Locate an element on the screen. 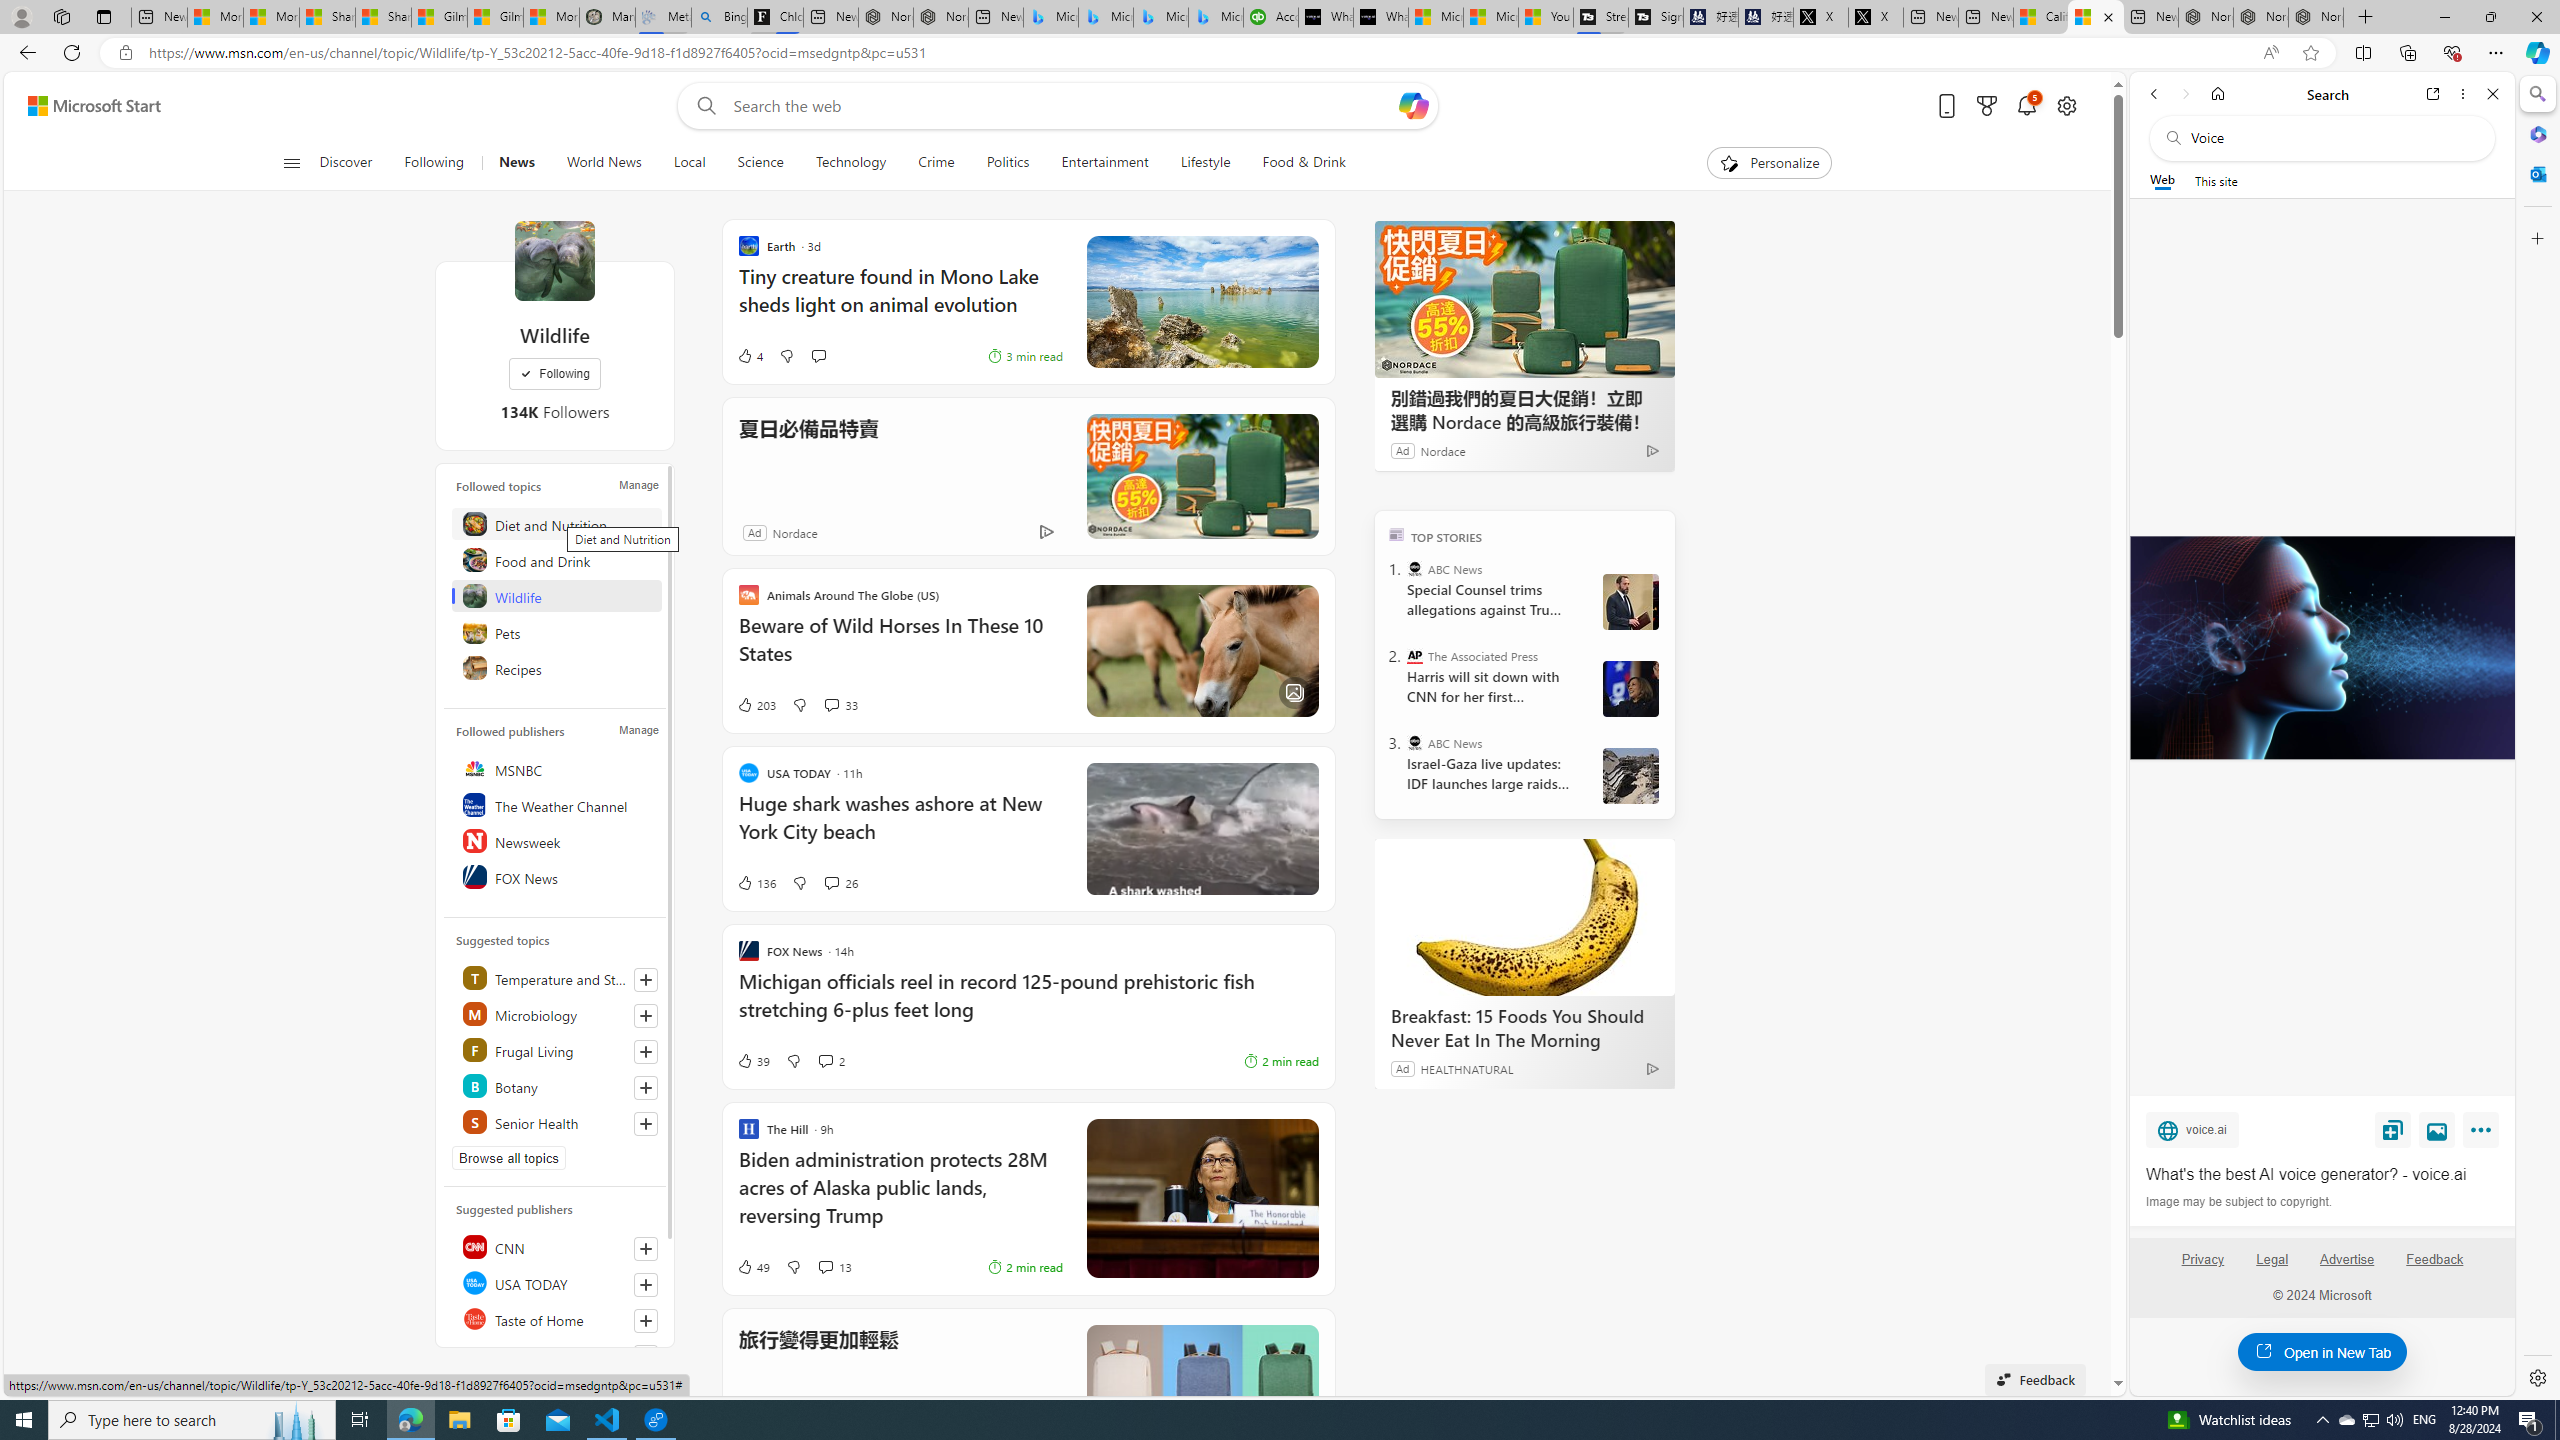  'Open link in new tab' is located at coordinates (2433, 93).